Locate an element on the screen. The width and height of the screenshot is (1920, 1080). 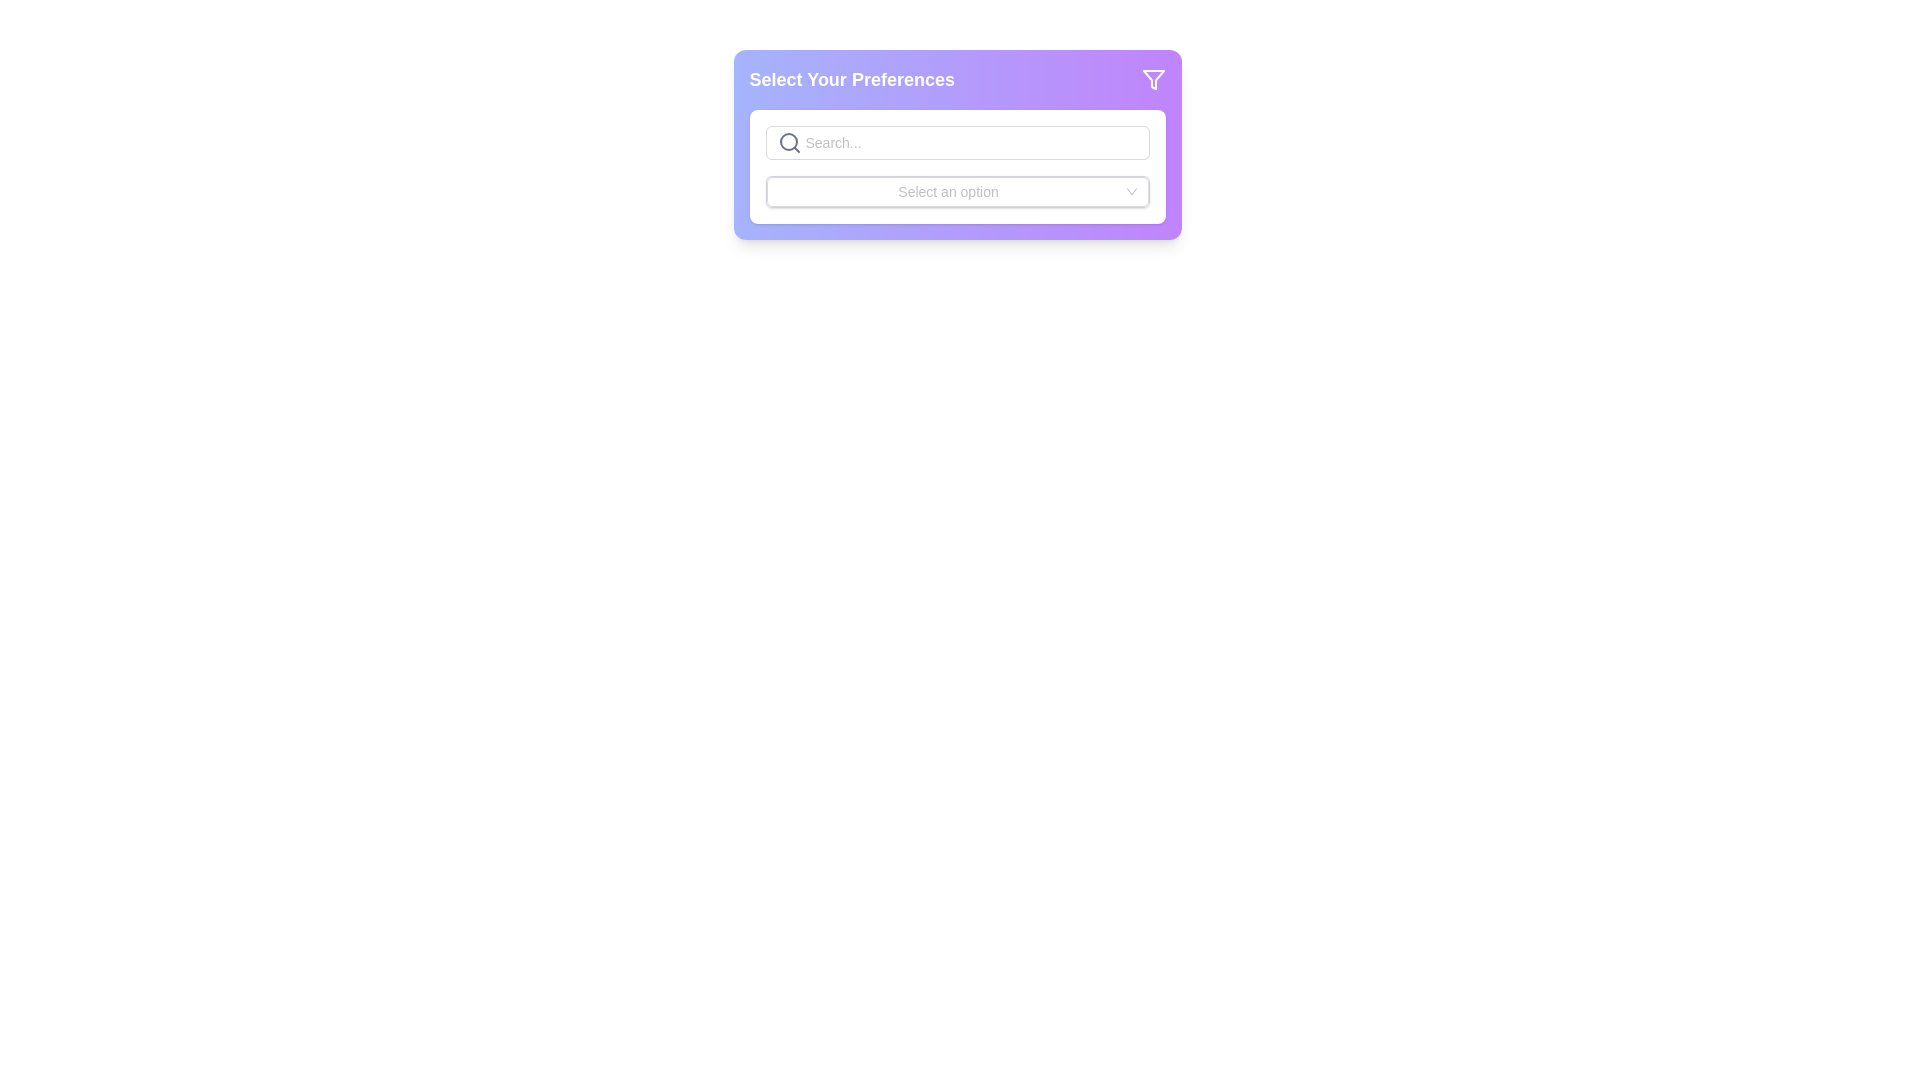
the search icon located inside the input field with the placeholder 'Search...' is located at coordinates (788, 141).